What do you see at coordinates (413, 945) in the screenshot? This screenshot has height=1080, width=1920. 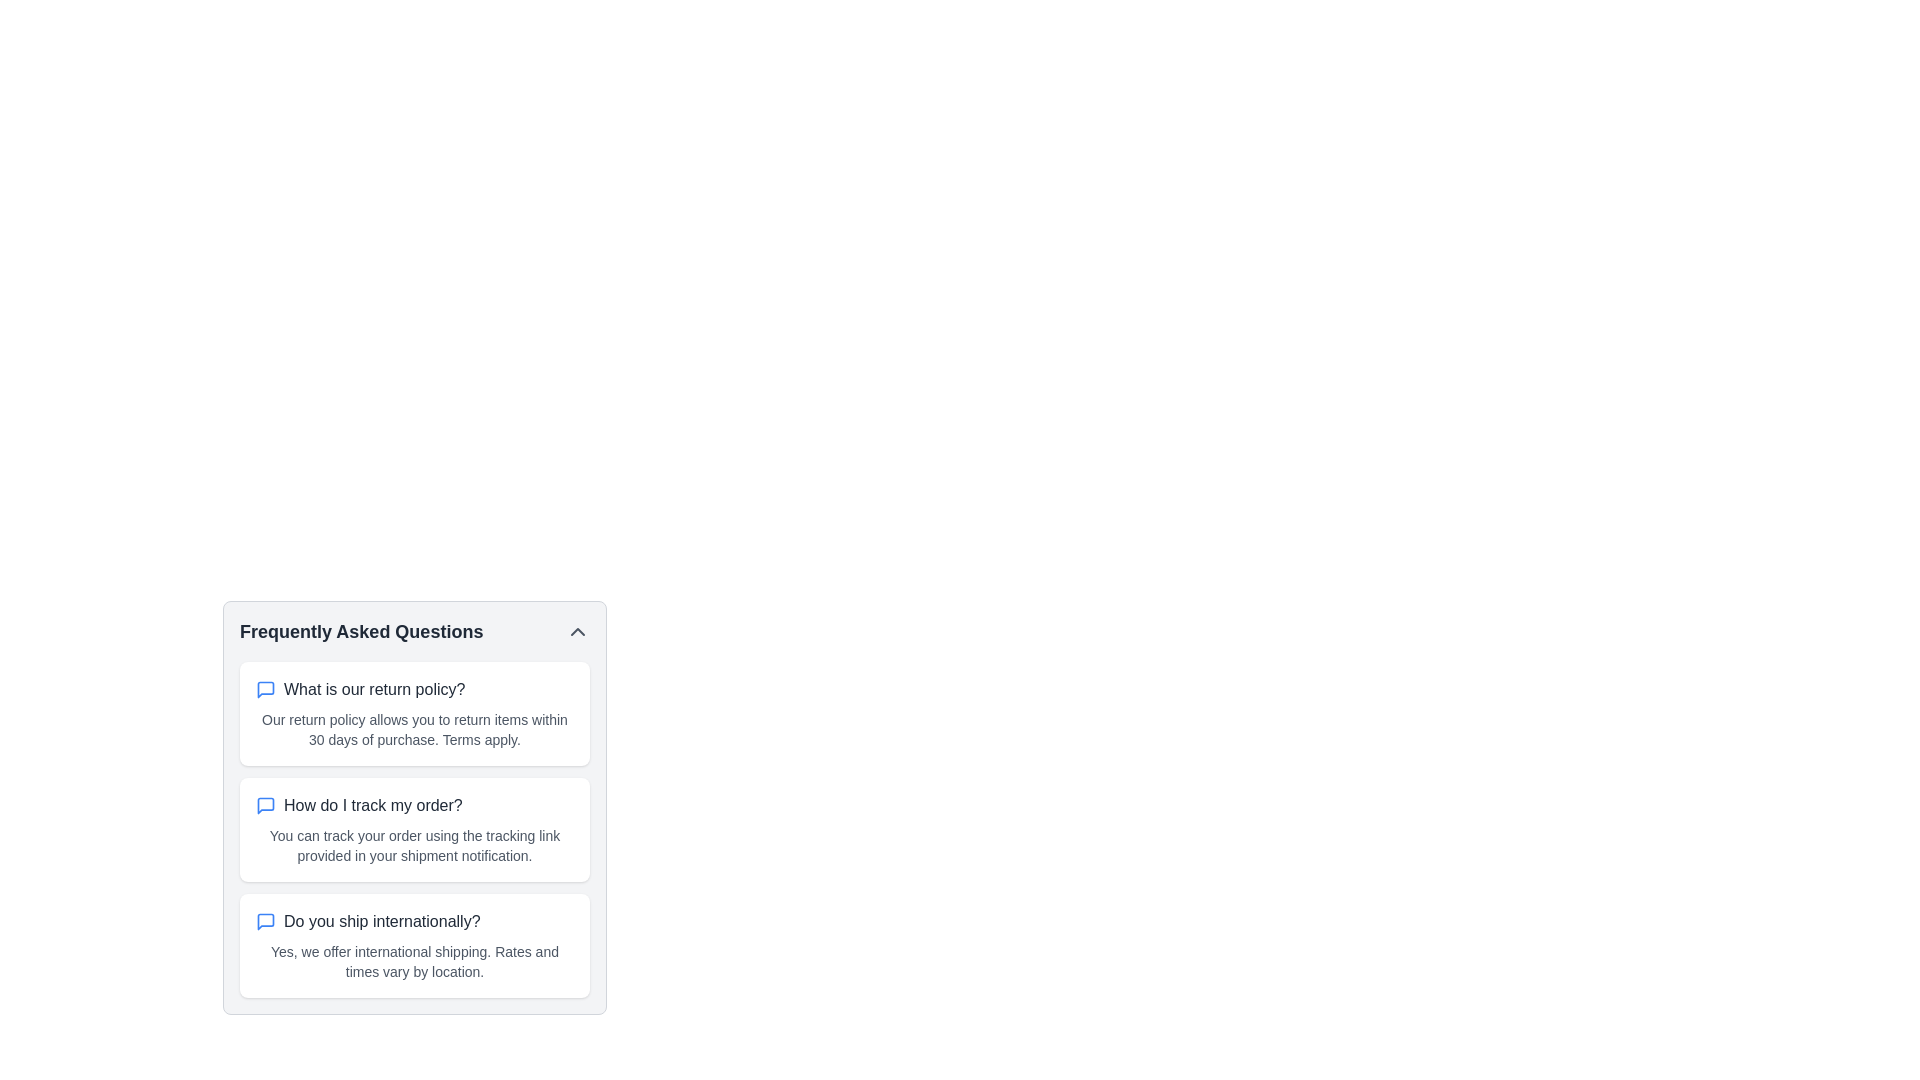 I see `the informational card located at the bottom of the FAQ section, under 'How do I track my order?', which is the third card in the list` at bounding box center [413, 945].